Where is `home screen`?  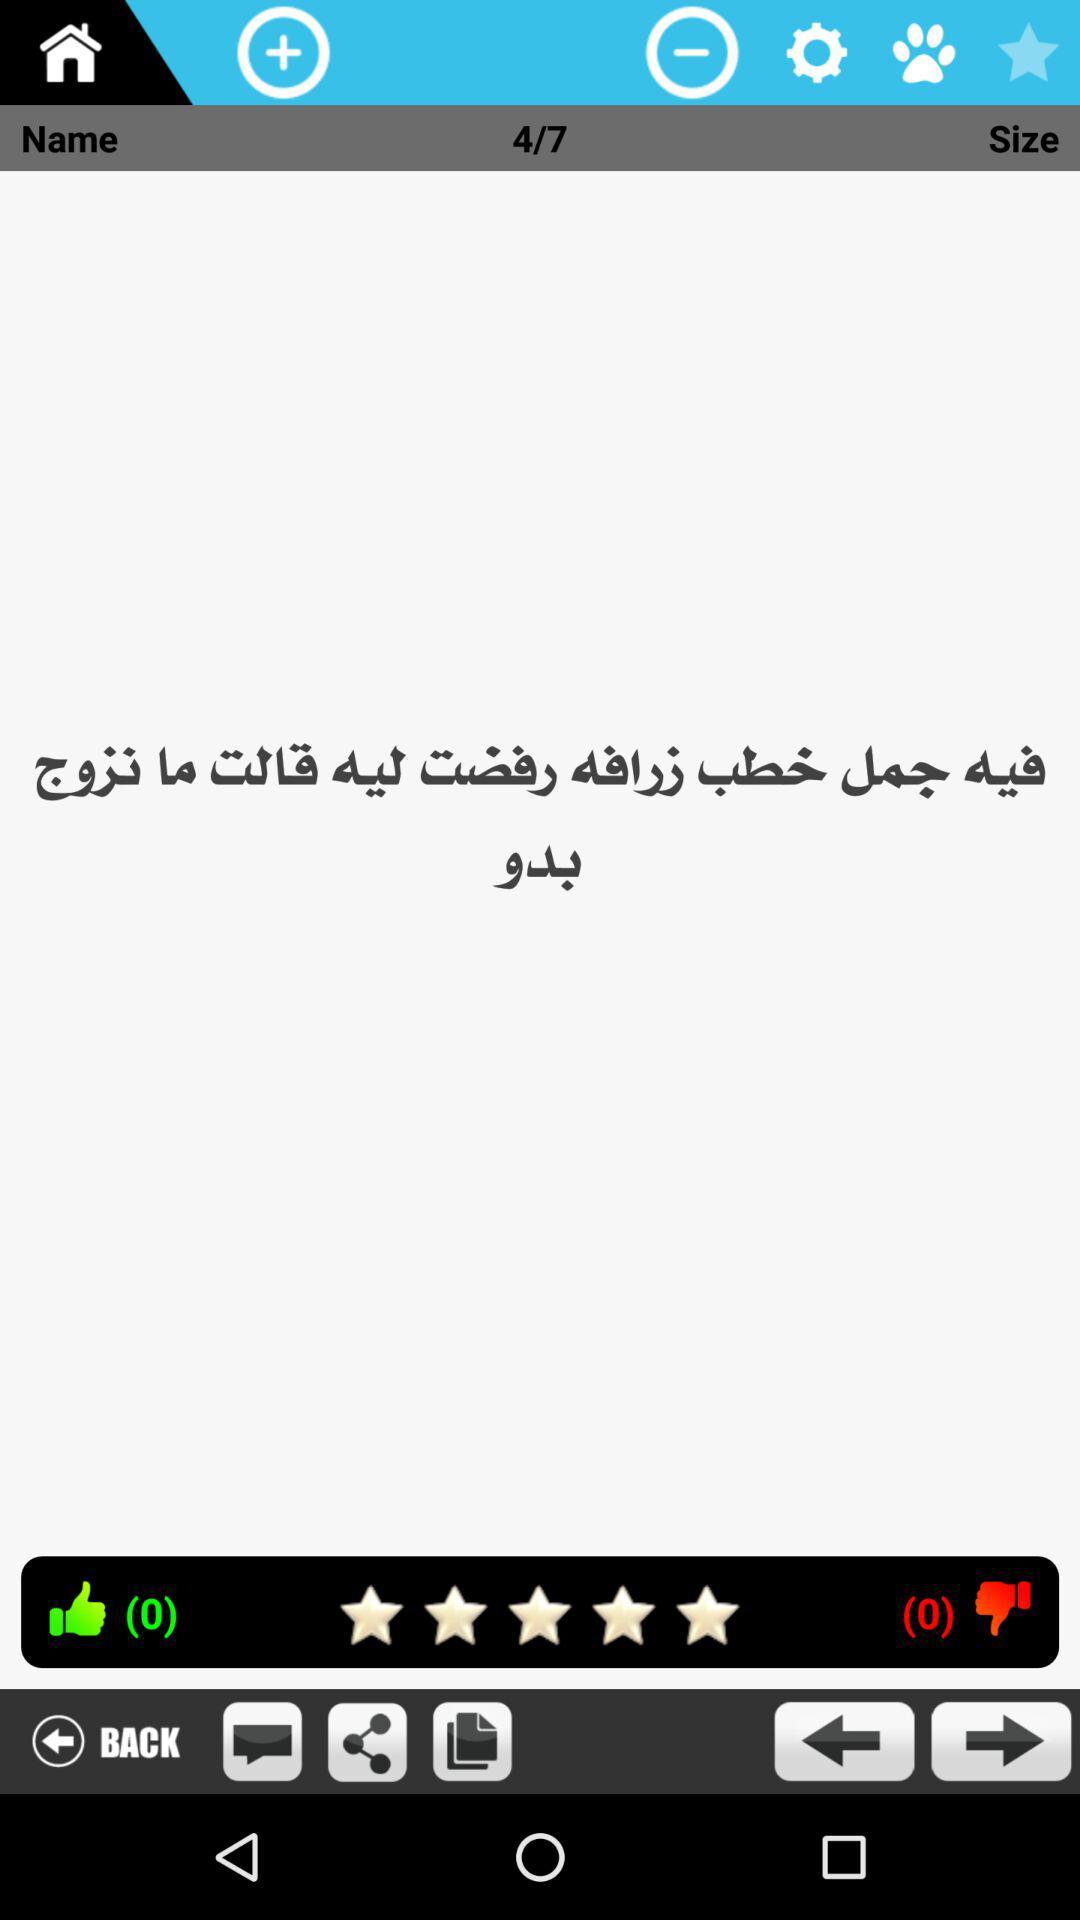 home screen is located at coordinates (104, 52).